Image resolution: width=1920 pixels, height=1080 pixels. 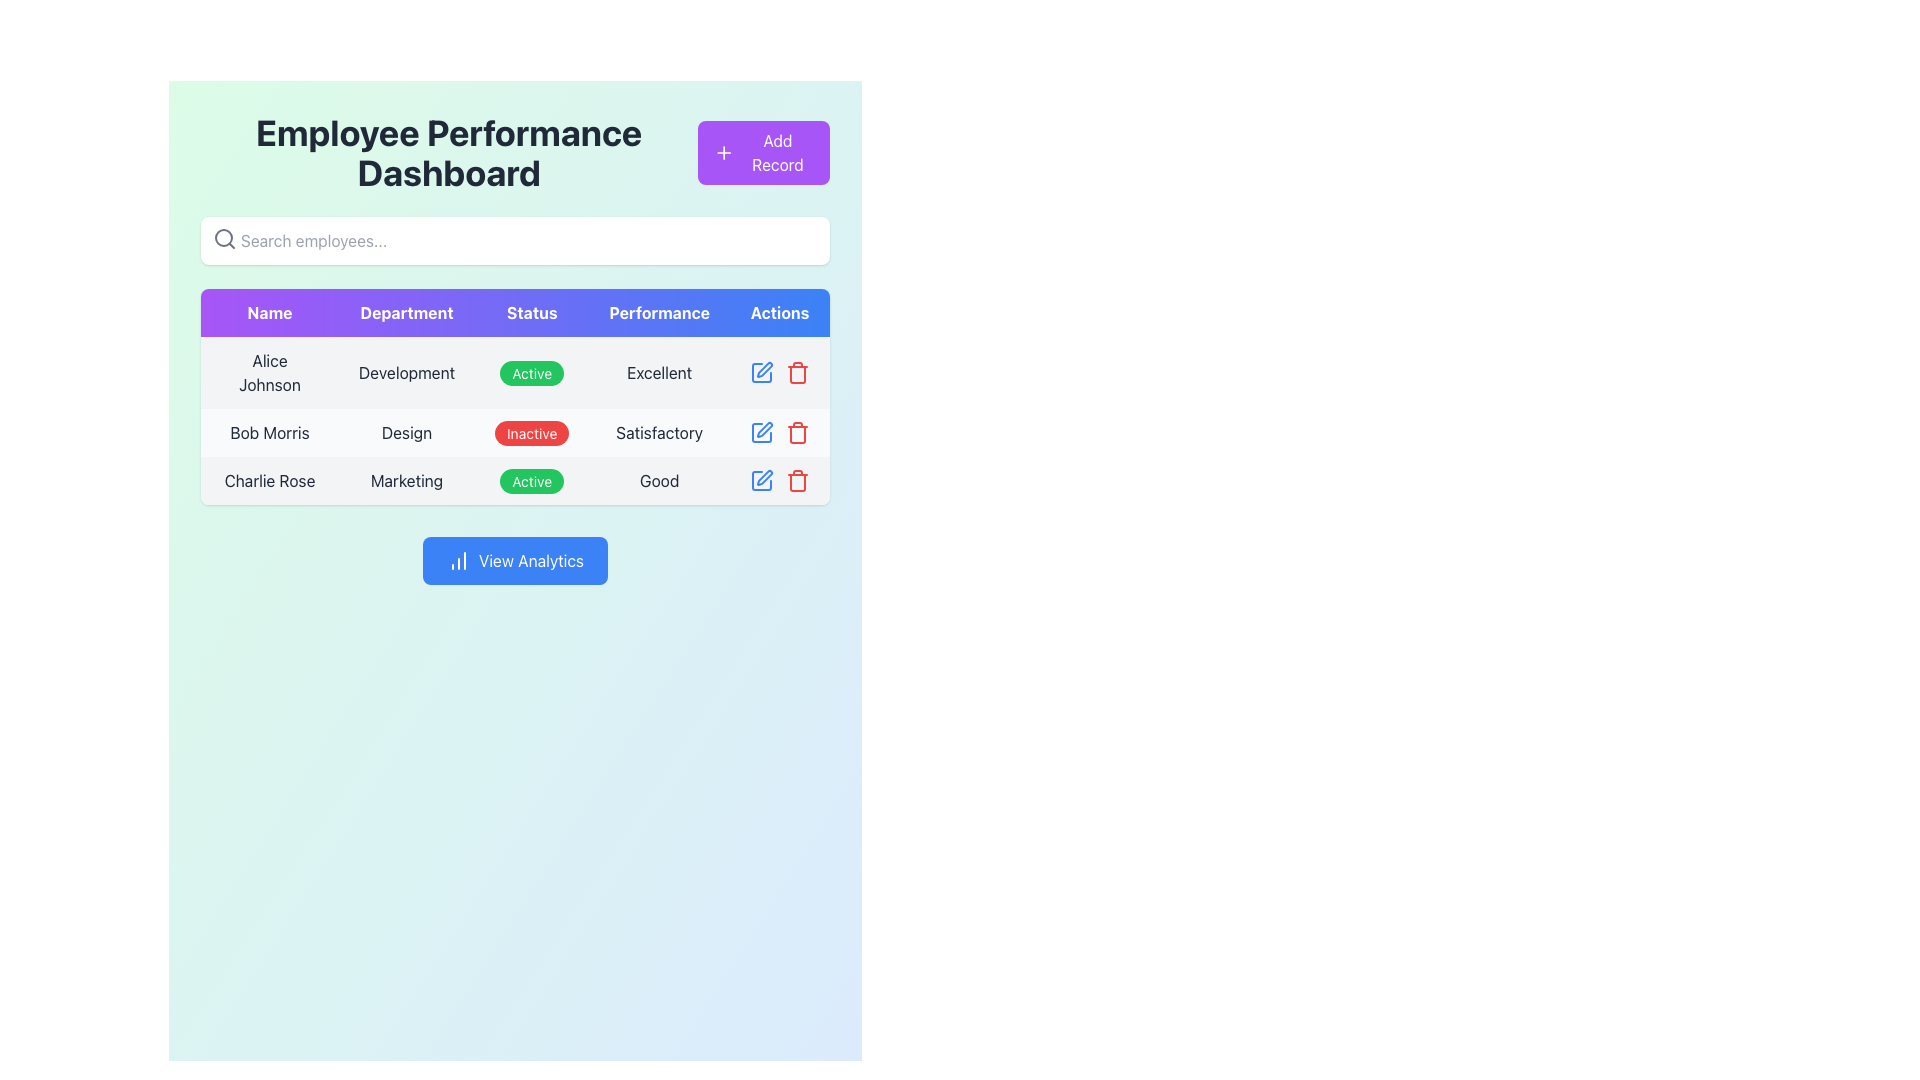 What do you see at coordinates (532, 373) in the screenshot?
I see `the 'Active' status indicator label in the 'Status' column for 'Alice Johnson' in the table, located between 'Development' in the 'Department' column and 'Excellent' in the 'Performance' column` at bounding box center [532, 373].